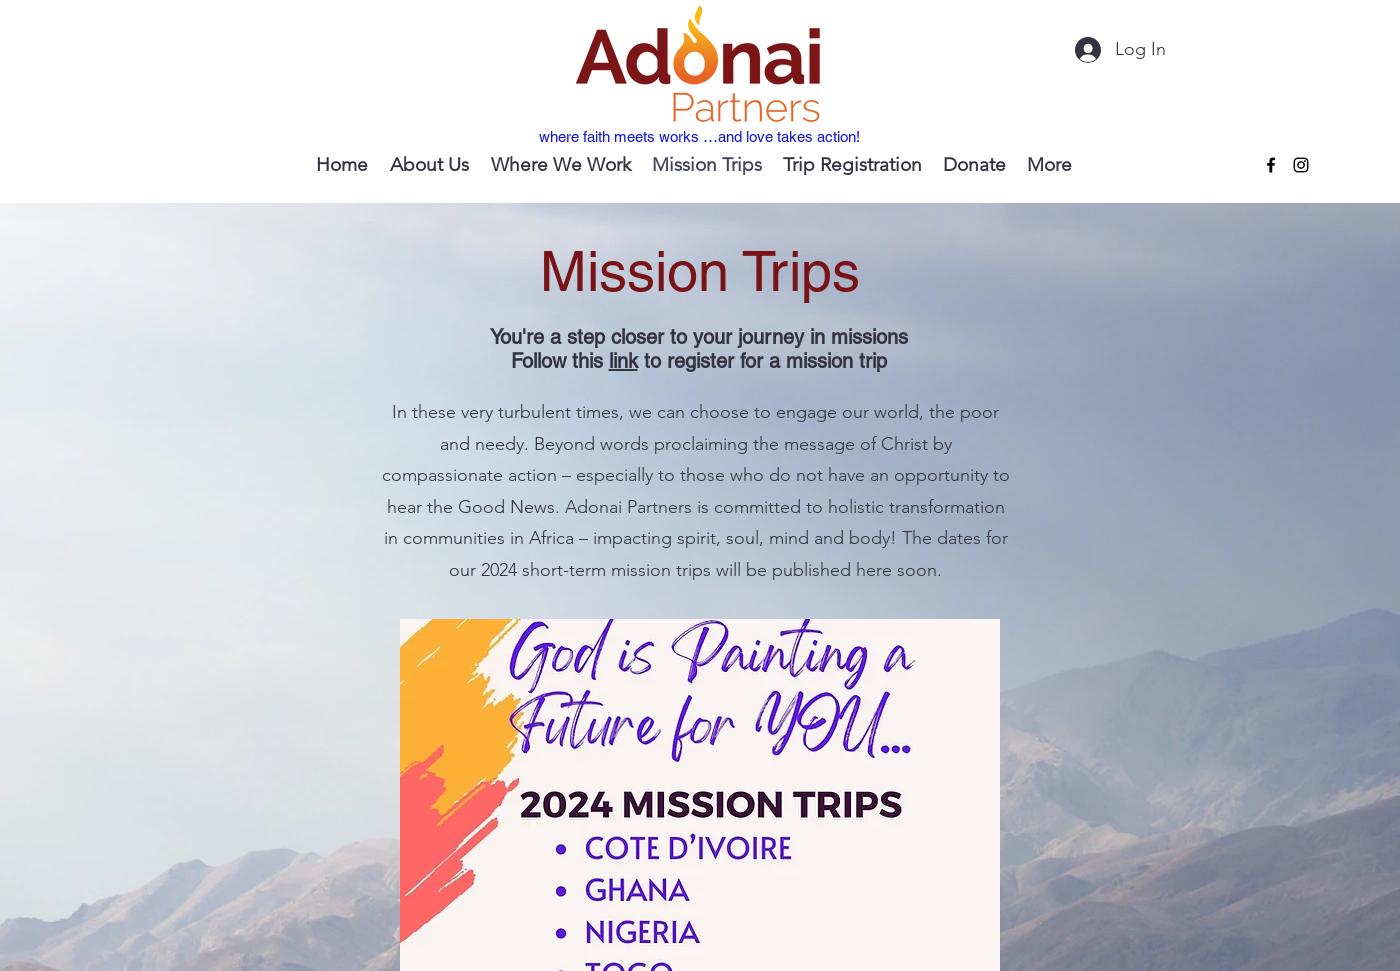  What do you see at coordinates (698, 337) in the screenshot?
I see `'You're a step closer to your journey in missions'` at bounding box center [698, 337].